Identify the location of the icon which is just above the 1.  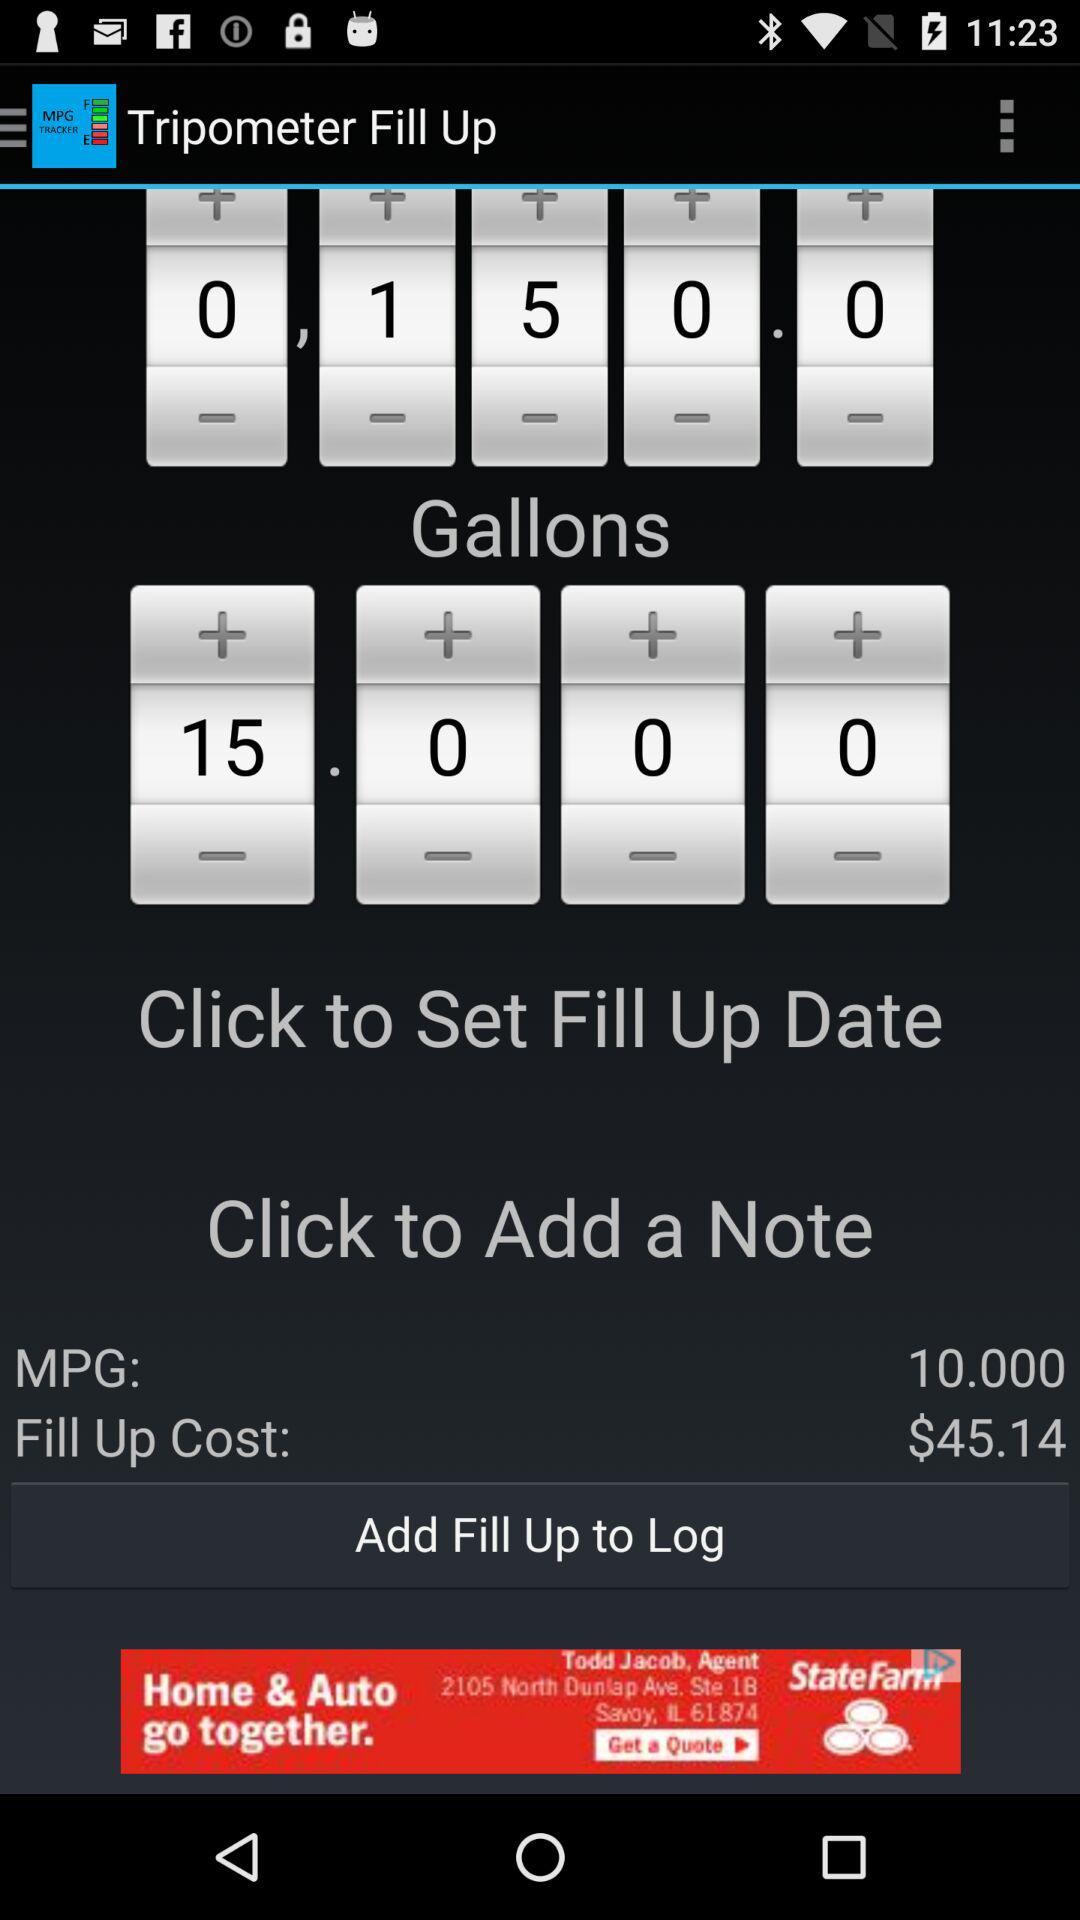
(387, 216).